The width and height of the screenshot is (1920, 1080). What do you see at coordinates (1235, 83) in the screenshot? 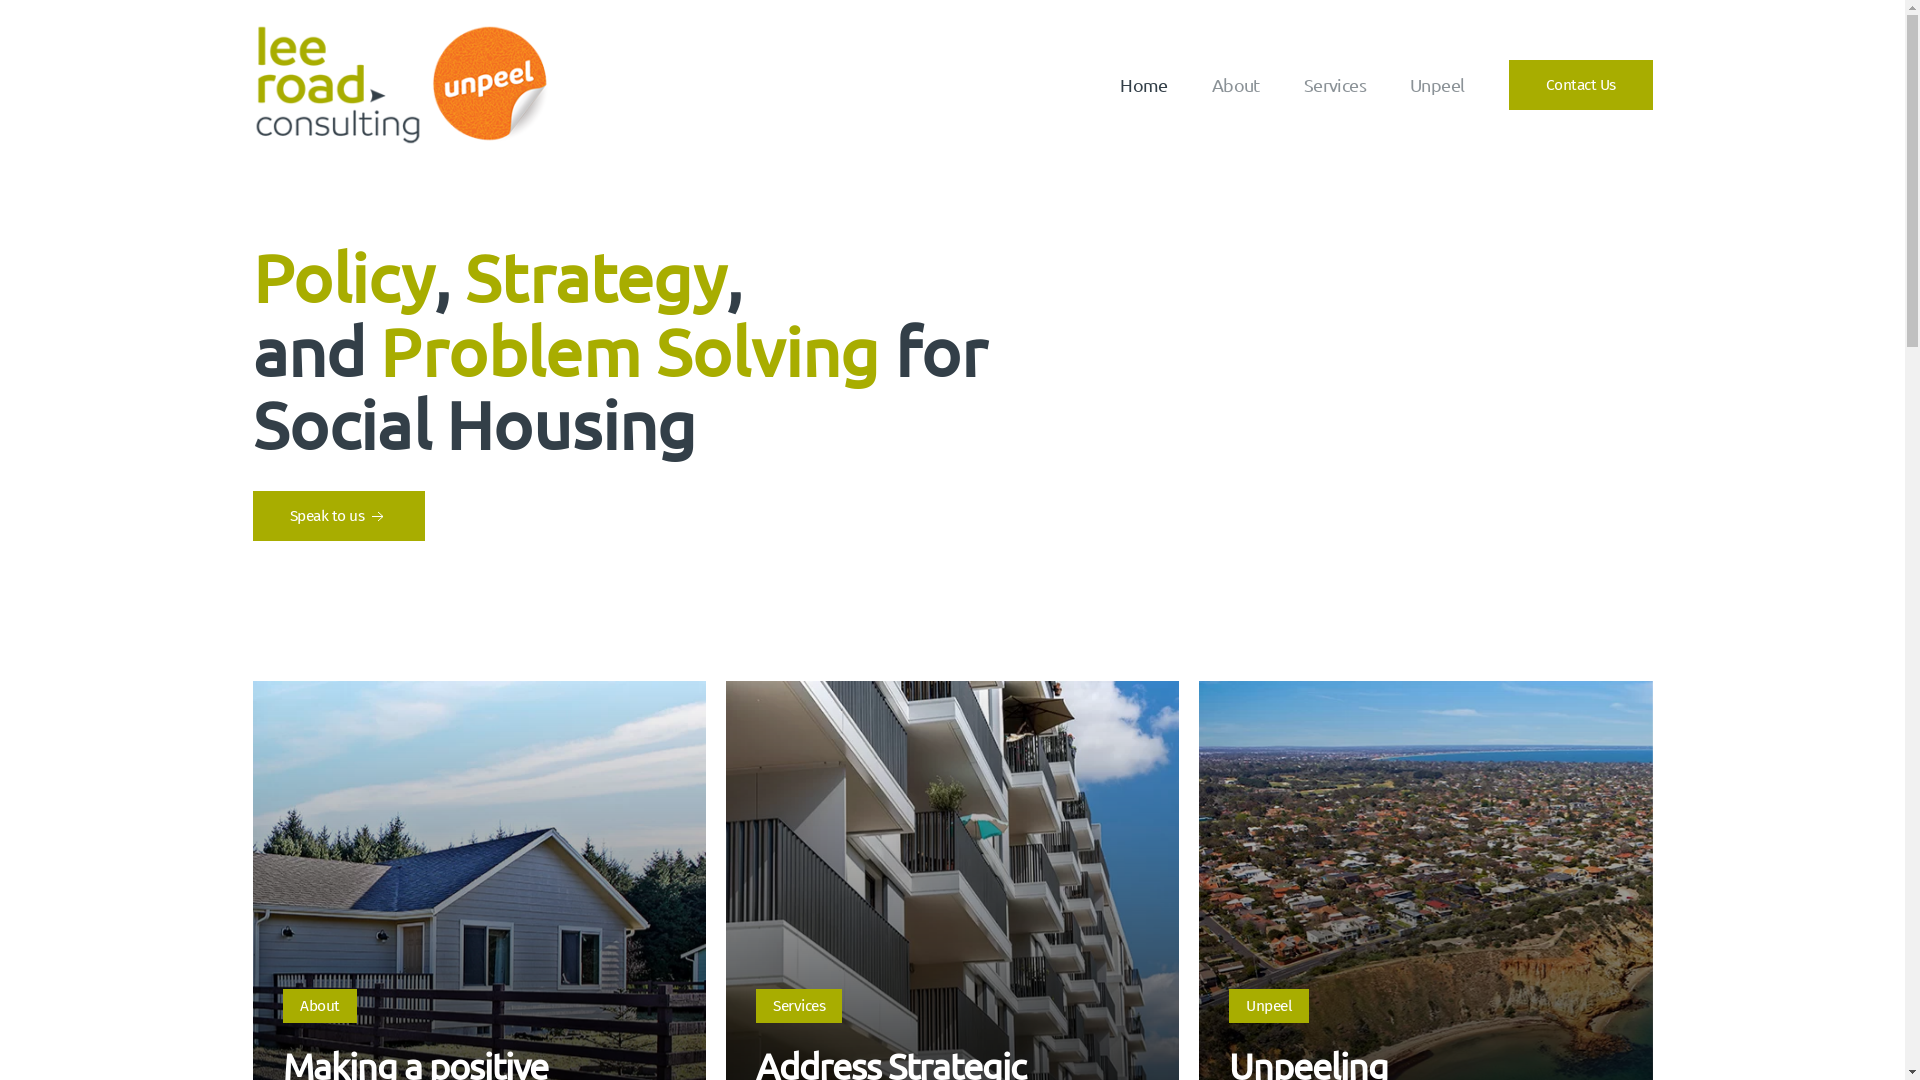
I see `'About'` at bounding box center [1235, 83].